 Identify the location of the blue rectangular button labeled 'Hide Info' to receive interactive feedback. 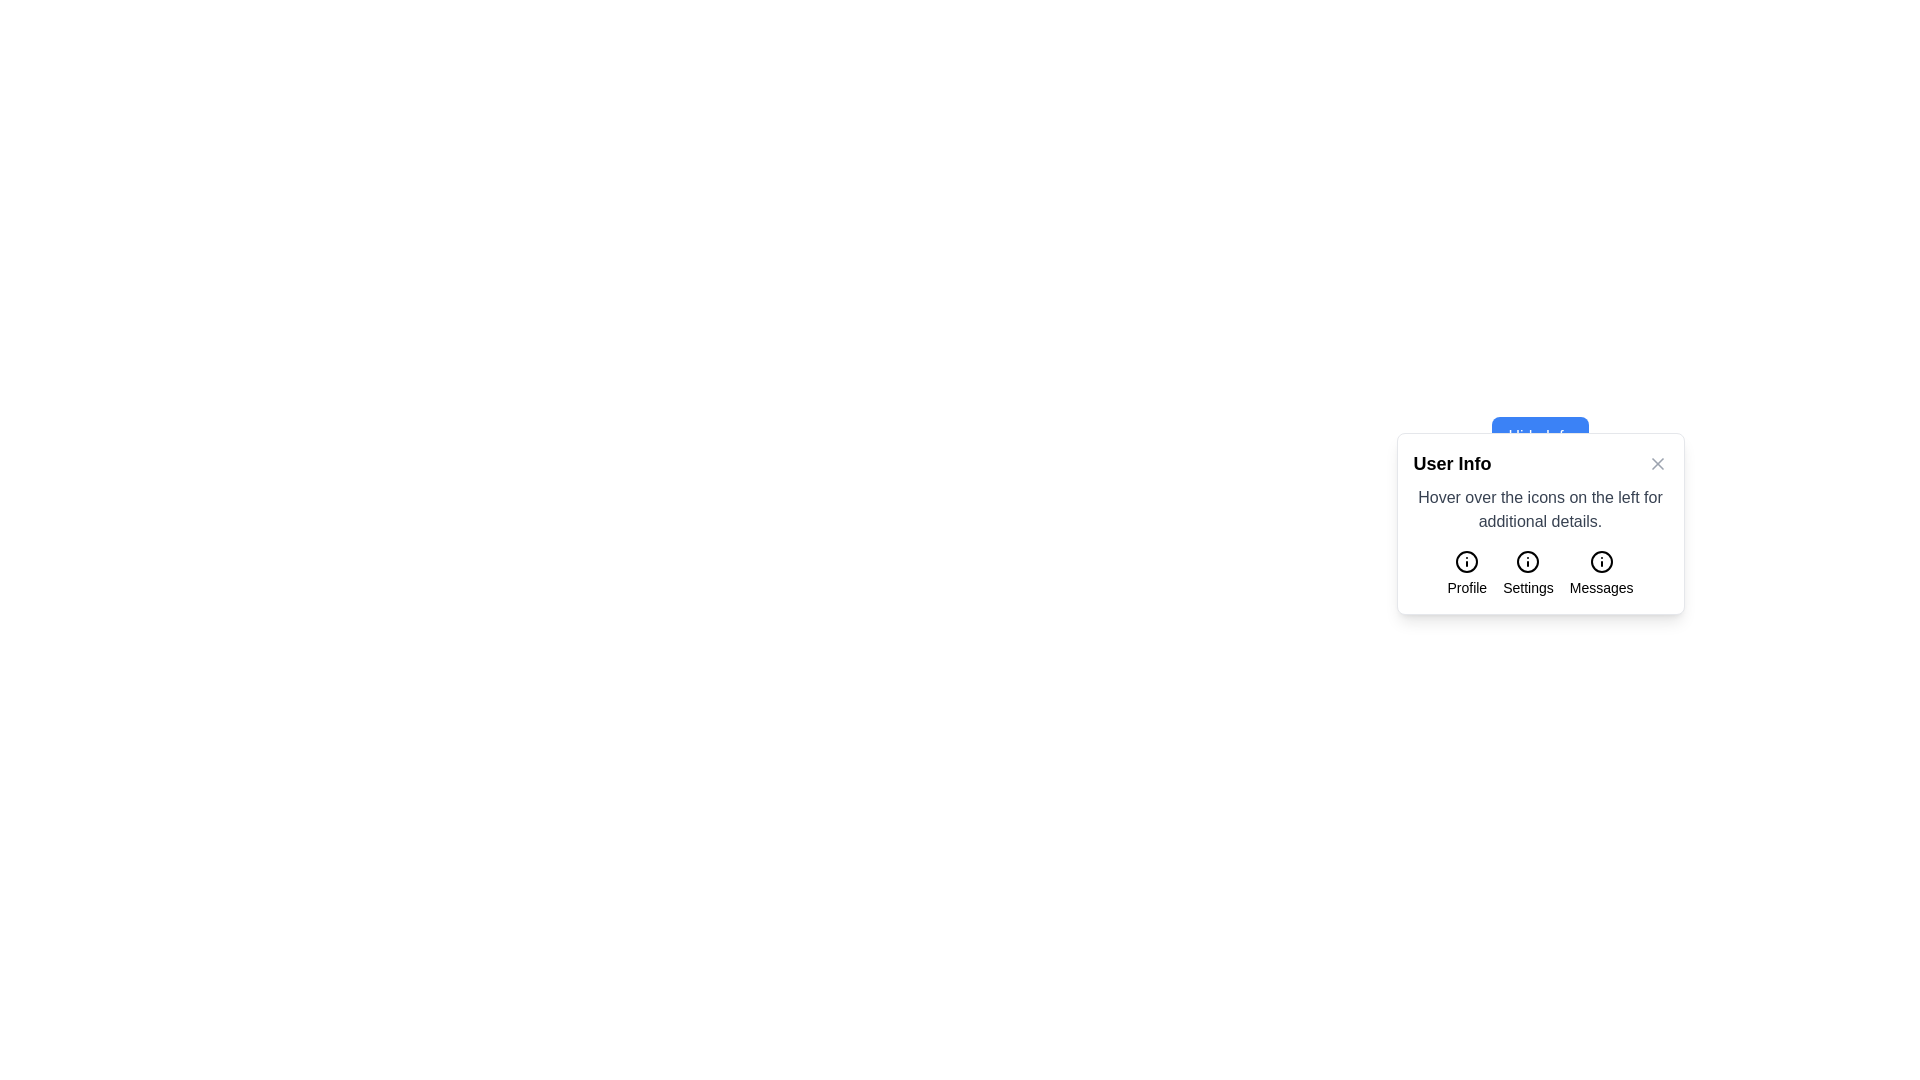
(1539, 435).